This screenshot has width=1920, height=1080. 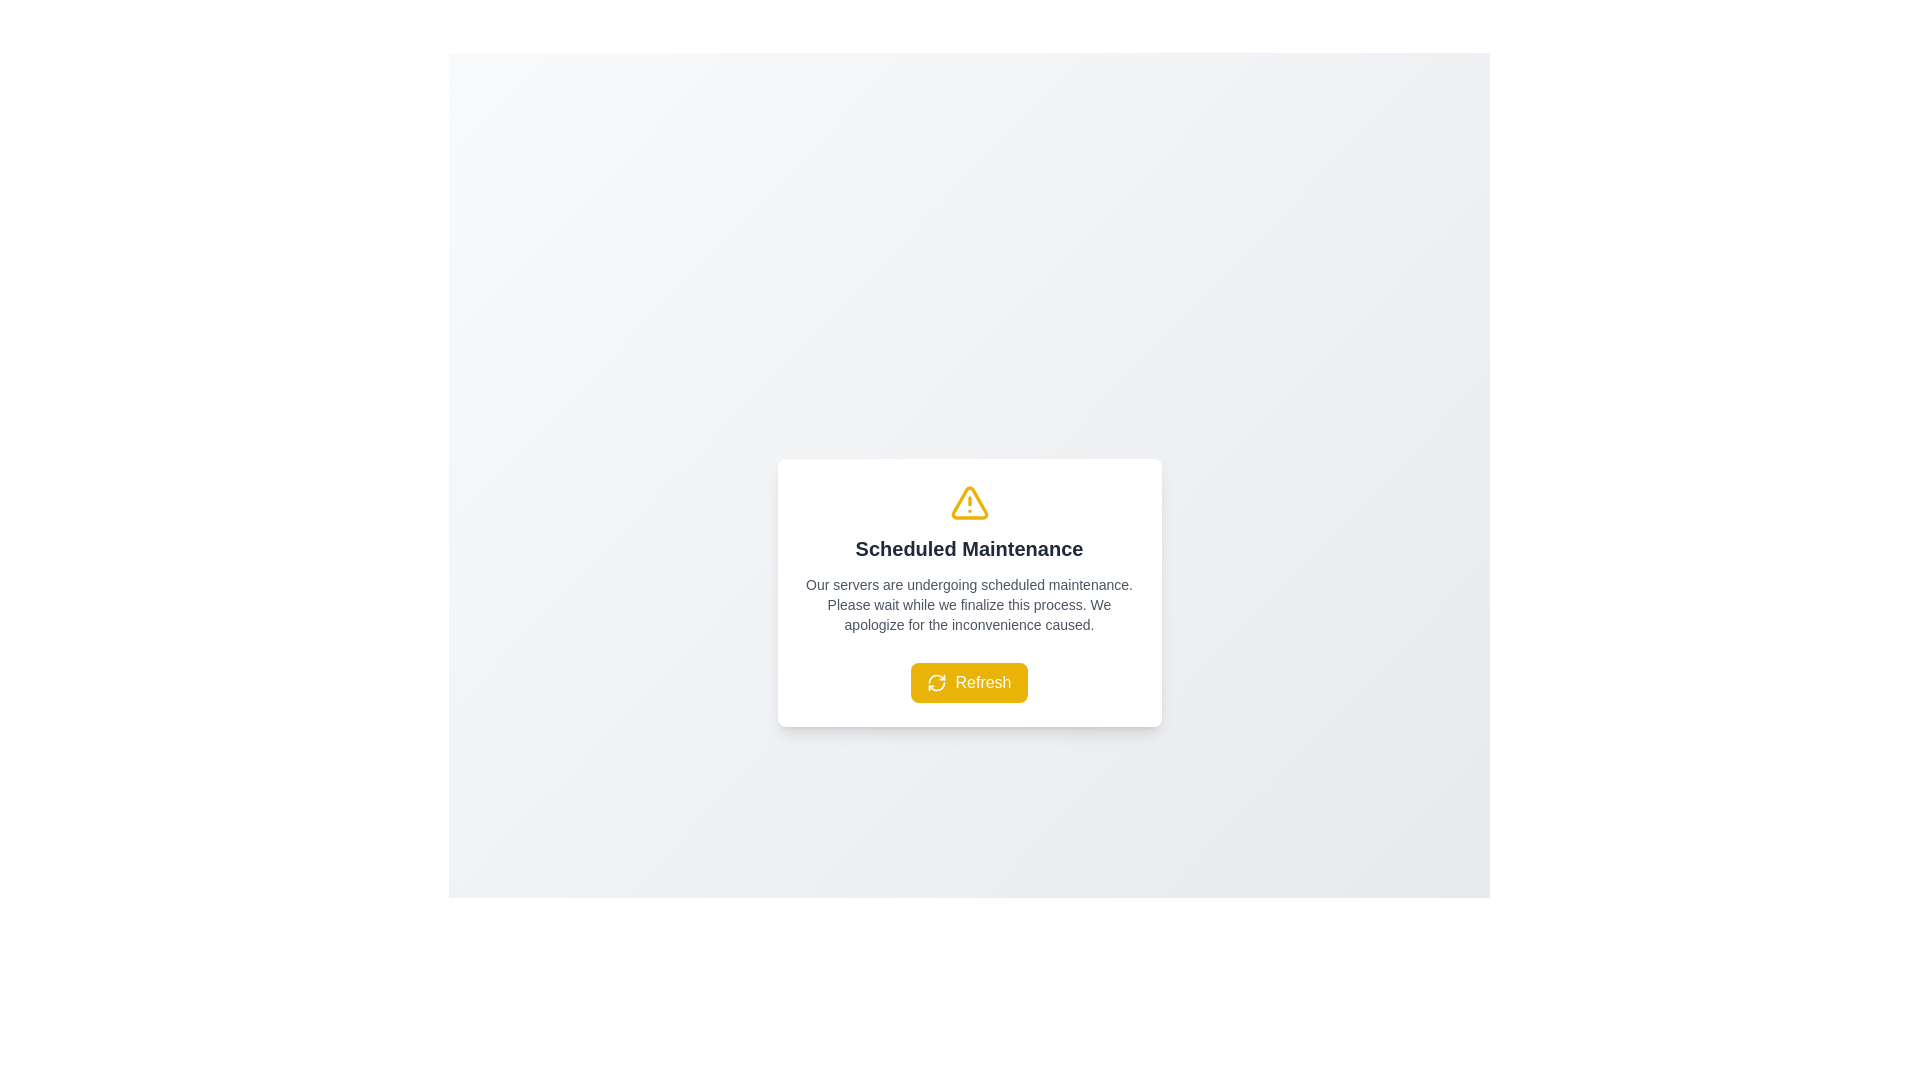 What do you see at coordinates (969, 592) in the screenshot?
I see `notification text displayed in the Notification Panel, which includes the bold title 'Scheduled Maintenance' and the description about ongoing server maintenance` at bounding box center [969, 592].